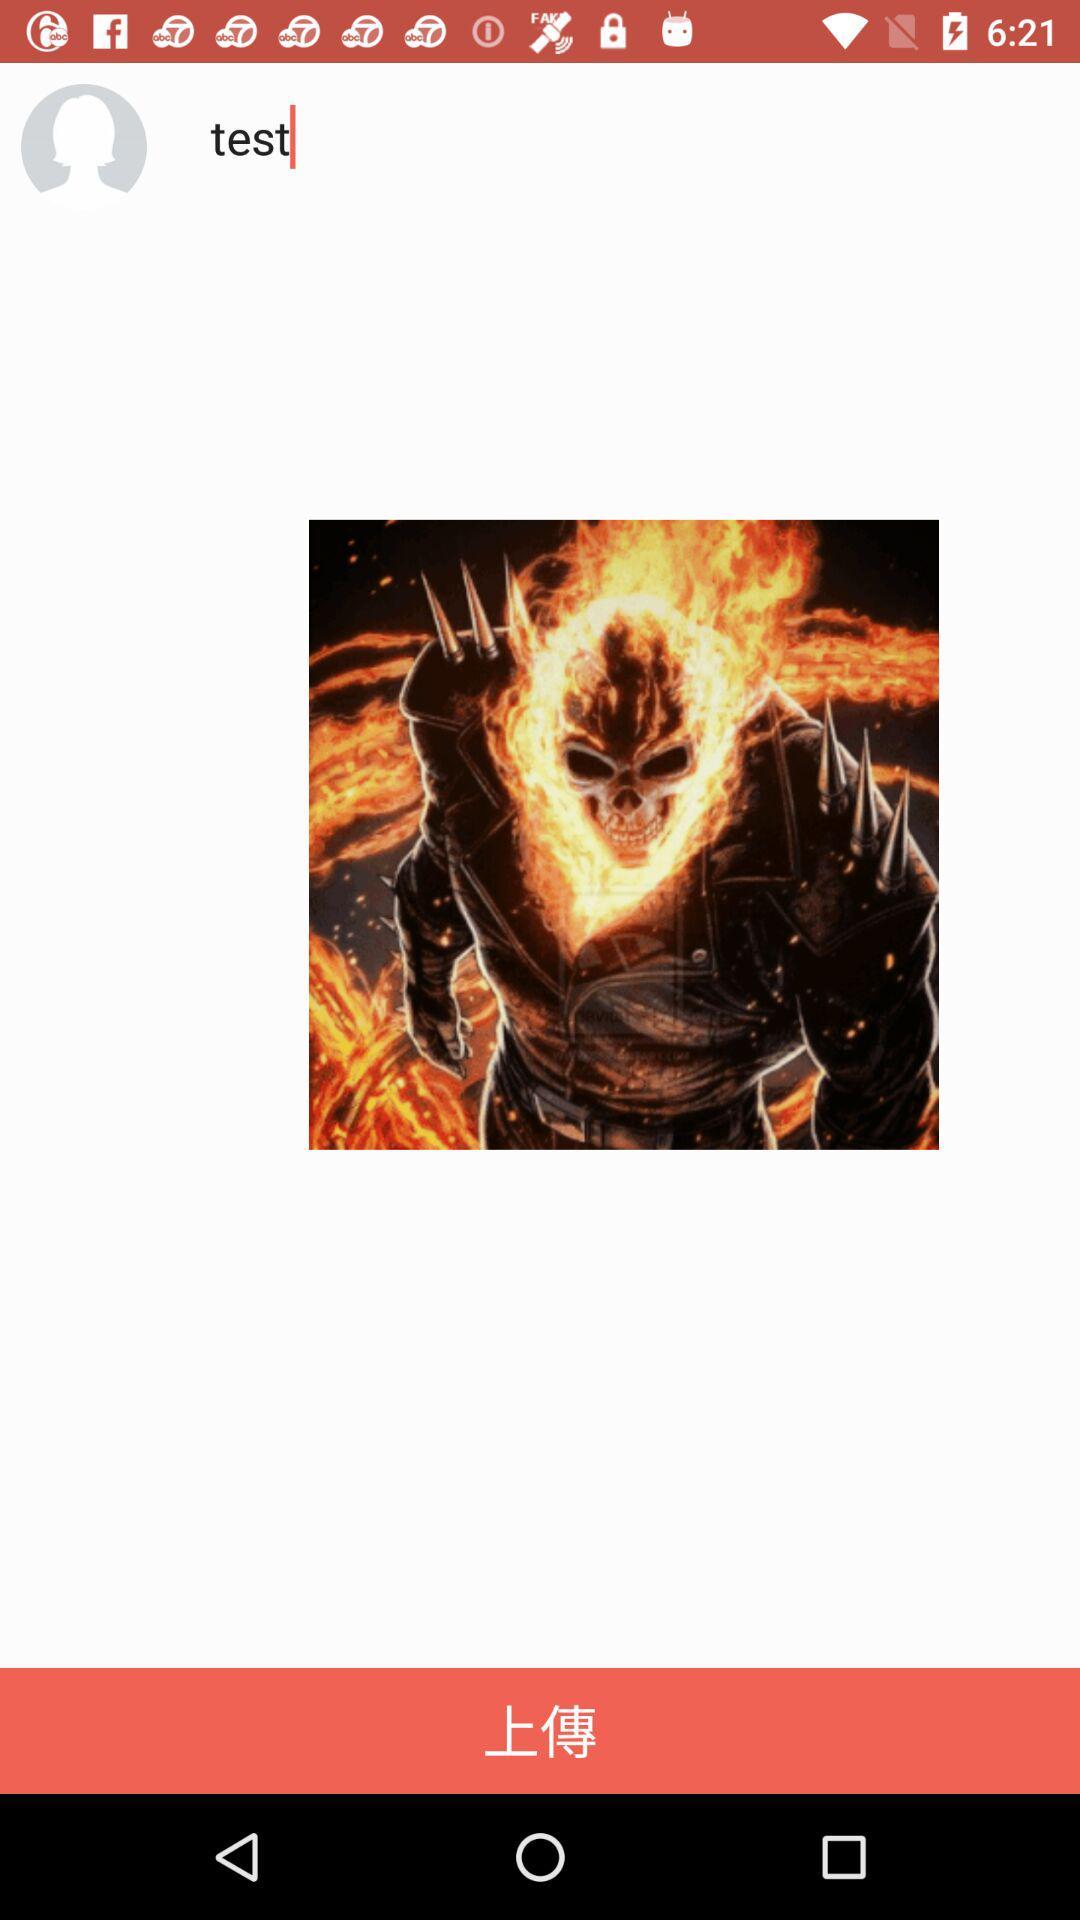  What do you see at coordinates (613, 279) in the screenshot?
I see `test item` at bounding box center [613, 279].